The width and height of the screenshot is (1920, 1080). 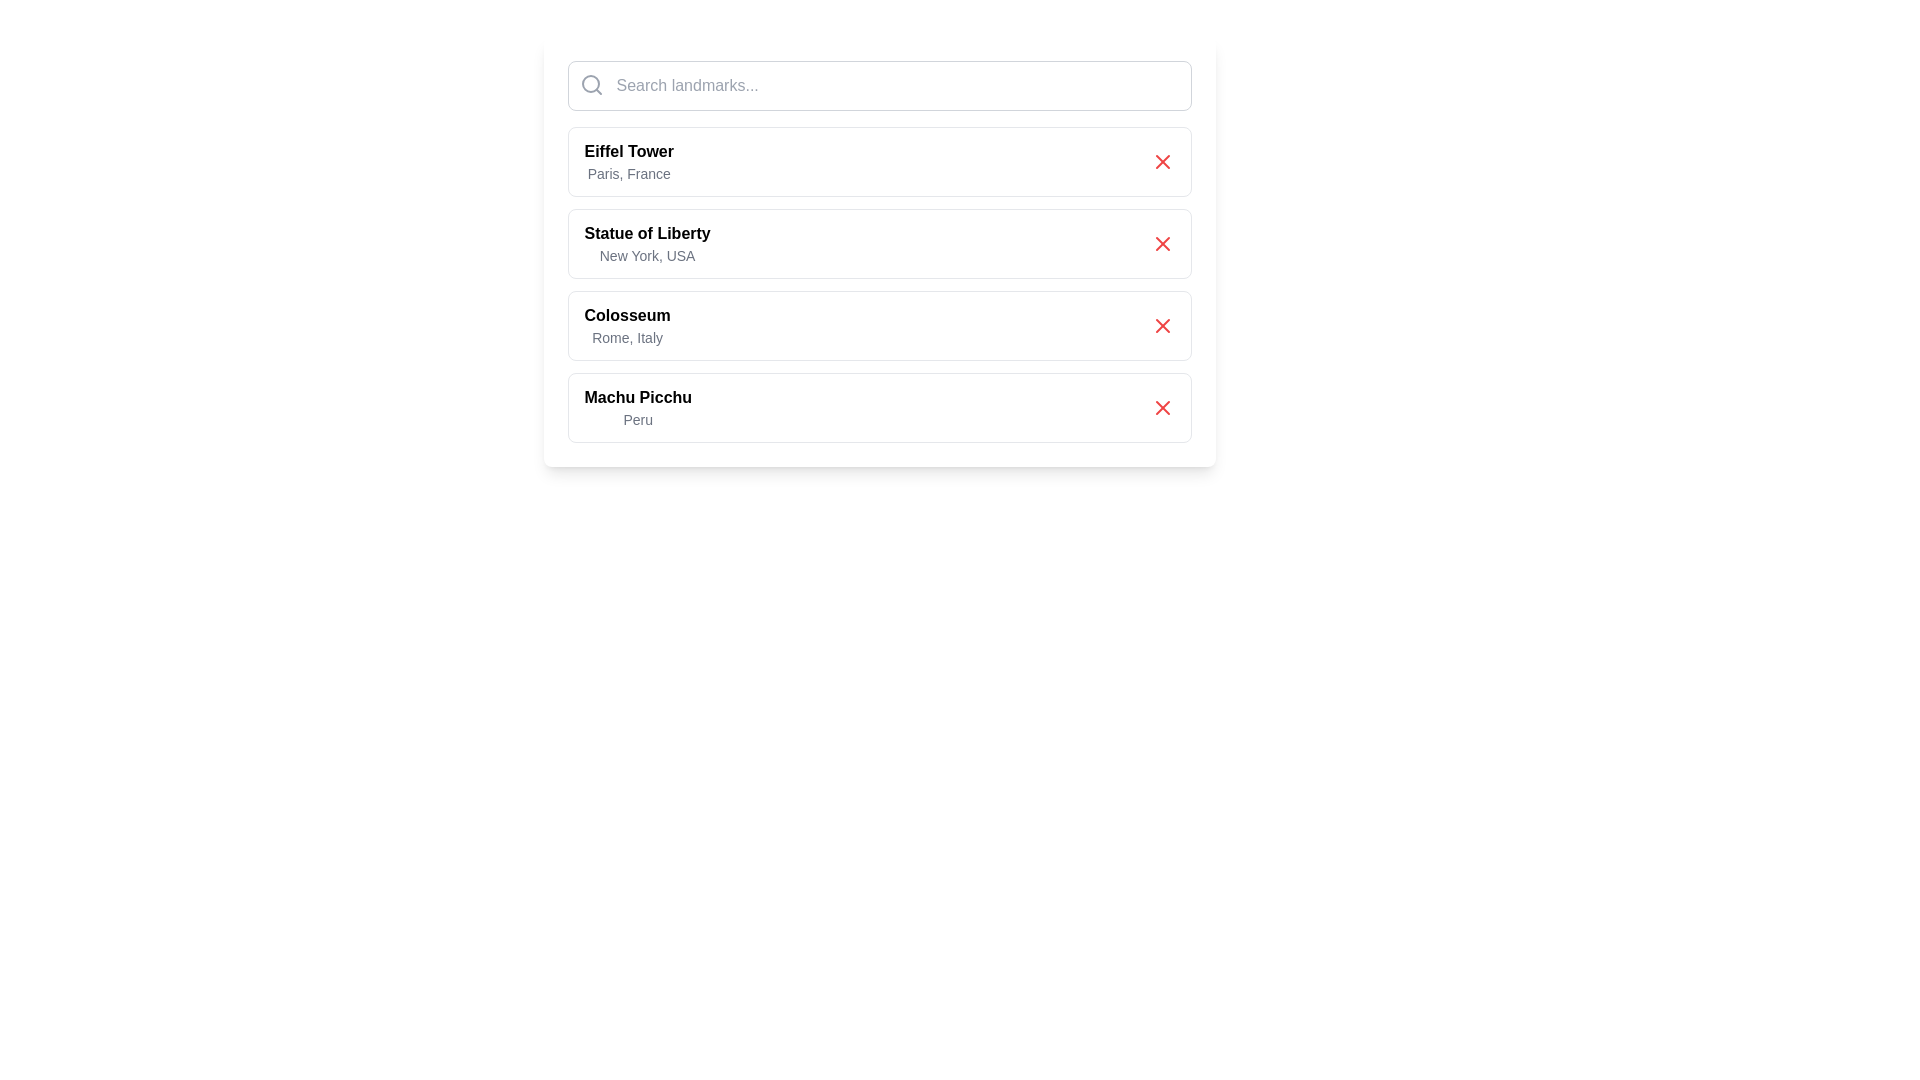 I want to click on the text label displaying 'New York, USA', which is styled in gray and positioned under the bold title 'Statue of Liberty', so click(x=647, y=254).